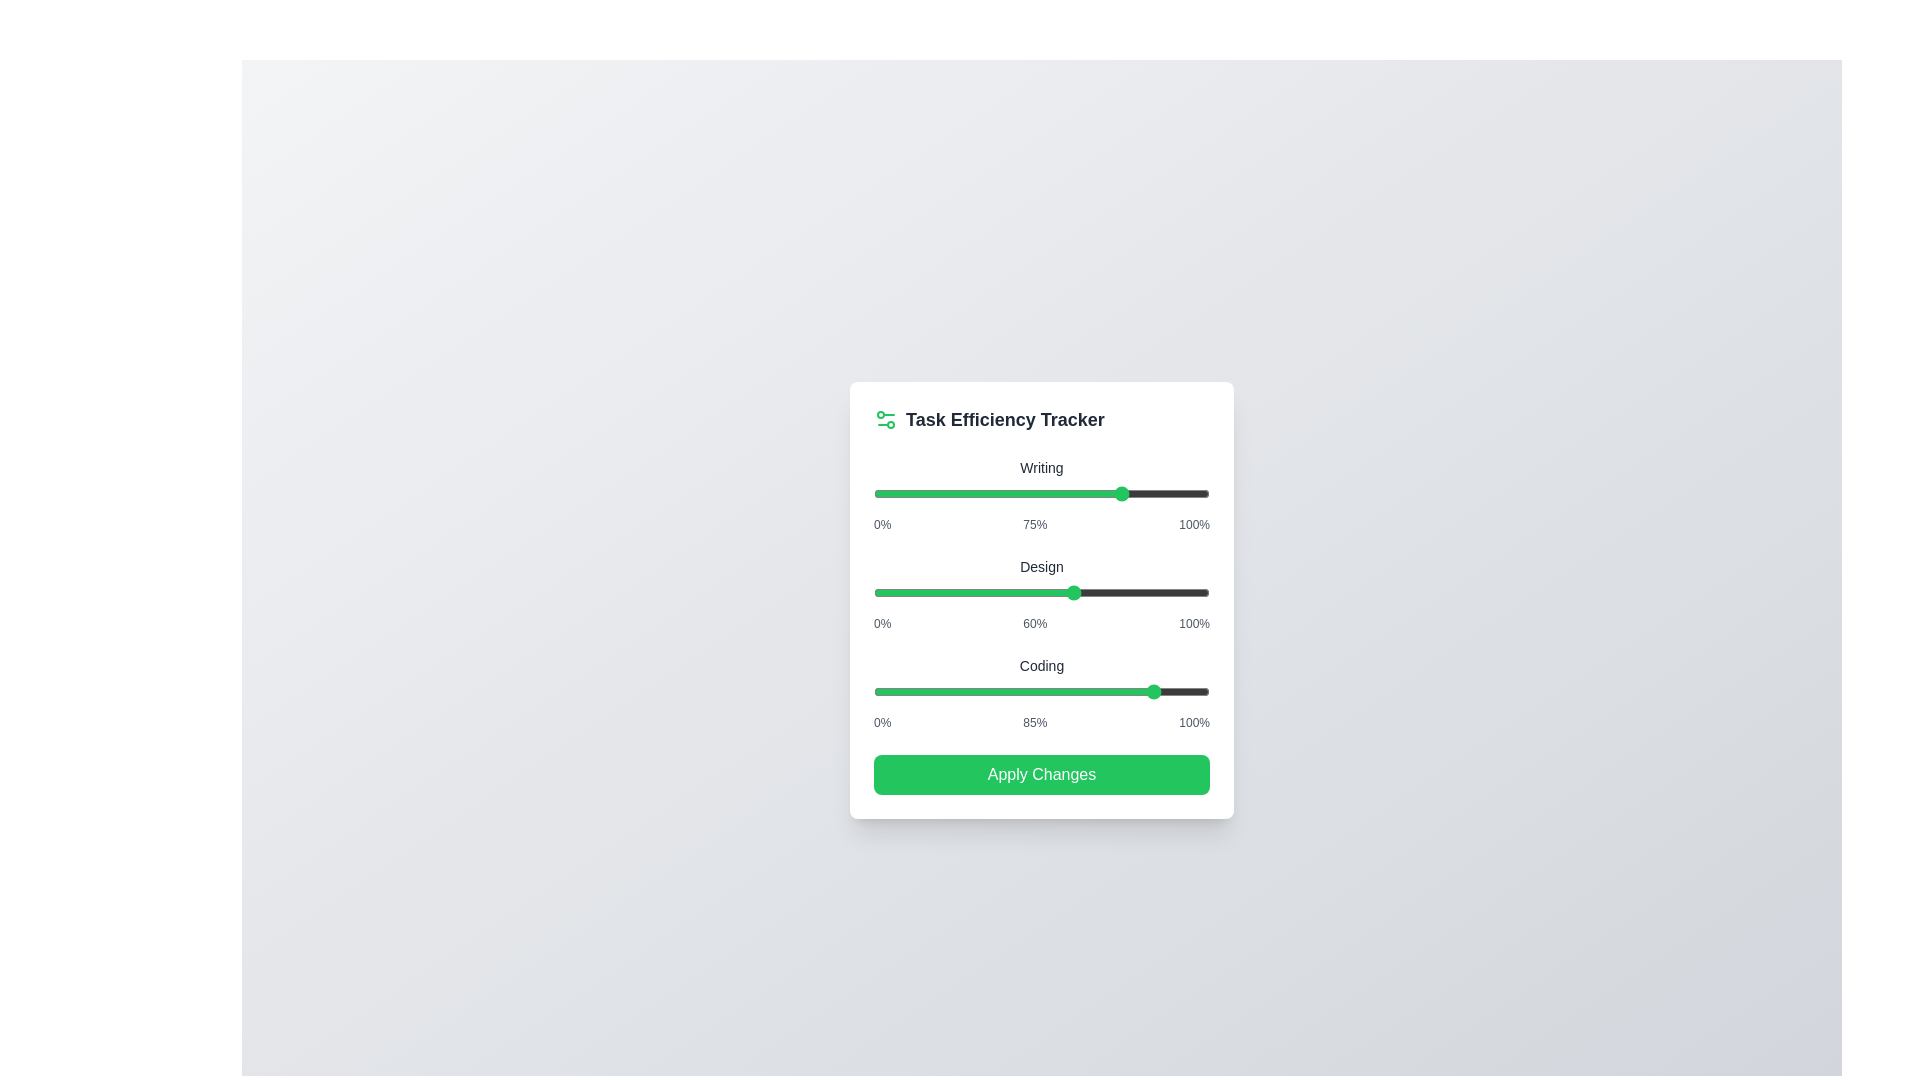  I want to click on the task label Writing to highlight it, so click(1040, 467).